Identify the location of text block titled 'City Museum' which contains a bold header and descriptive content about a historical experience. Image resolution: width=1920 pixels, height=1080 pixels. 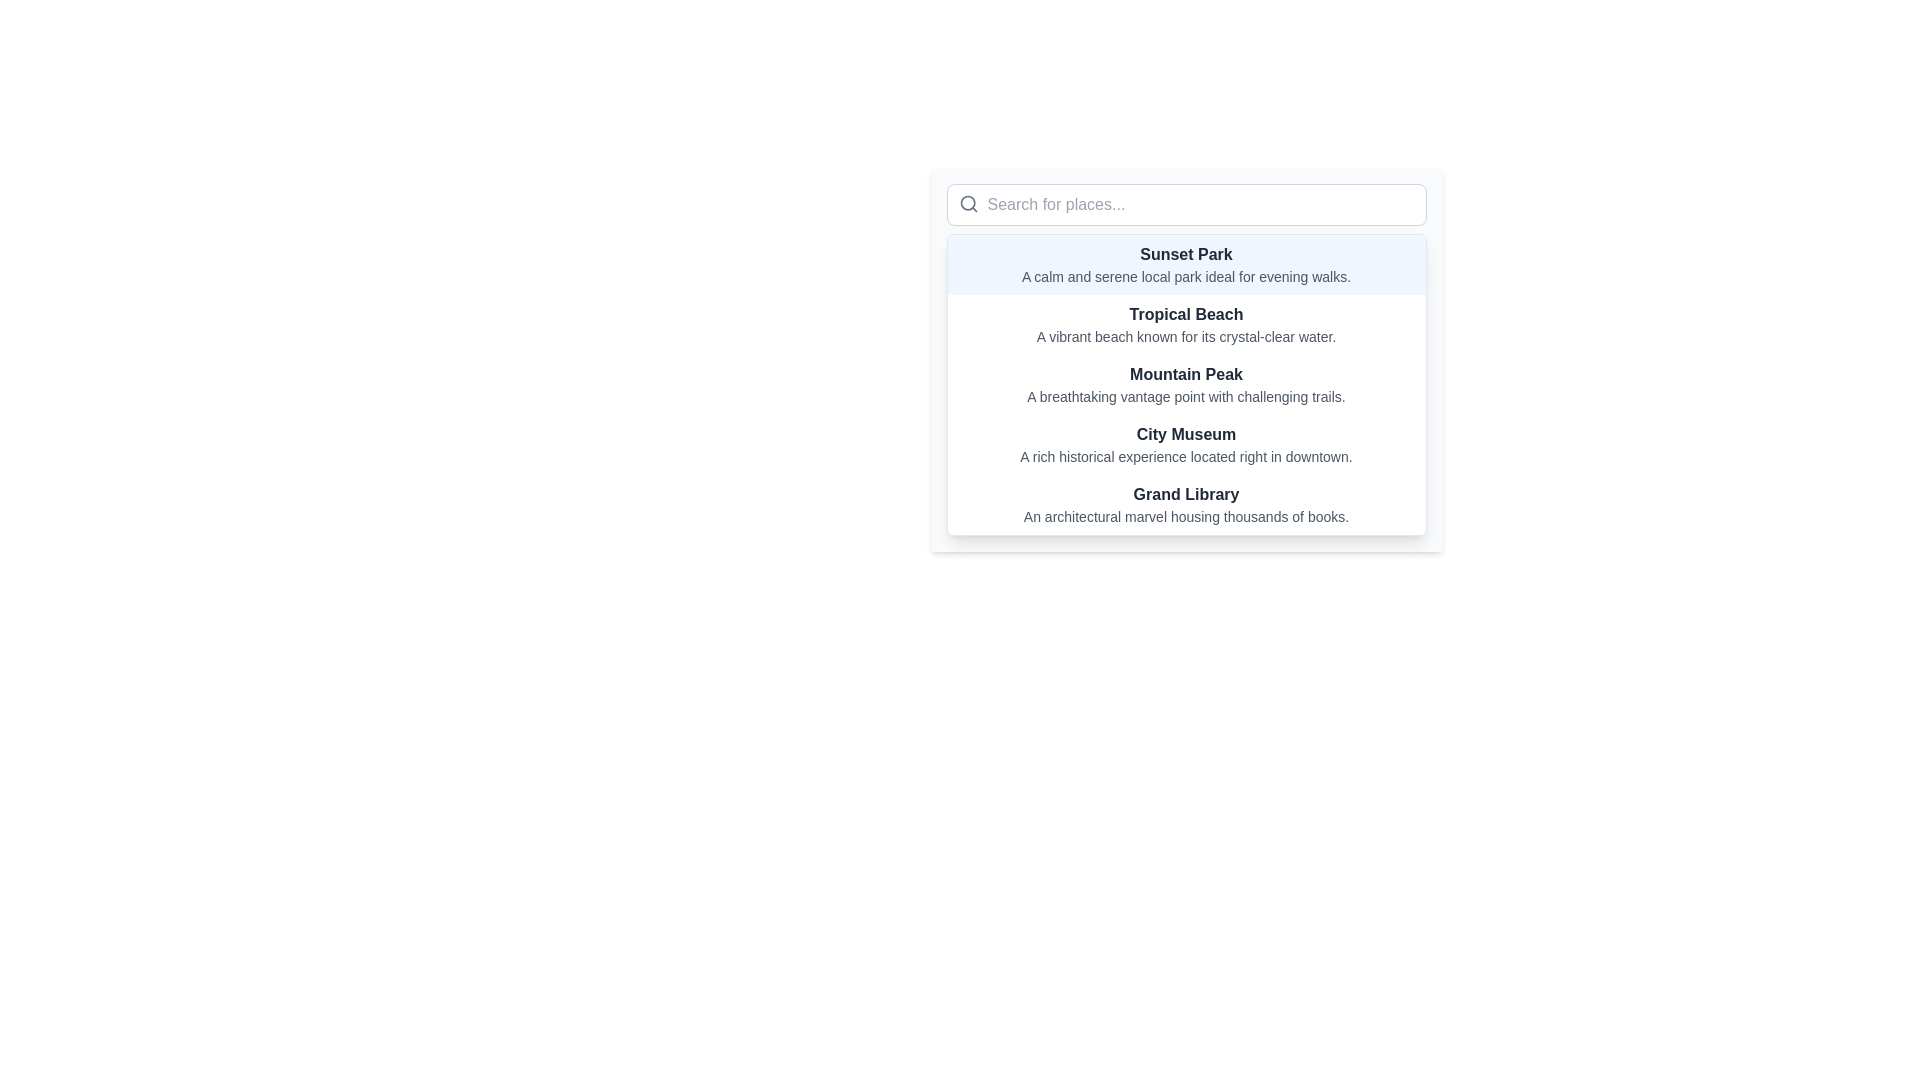
(1186, 443).